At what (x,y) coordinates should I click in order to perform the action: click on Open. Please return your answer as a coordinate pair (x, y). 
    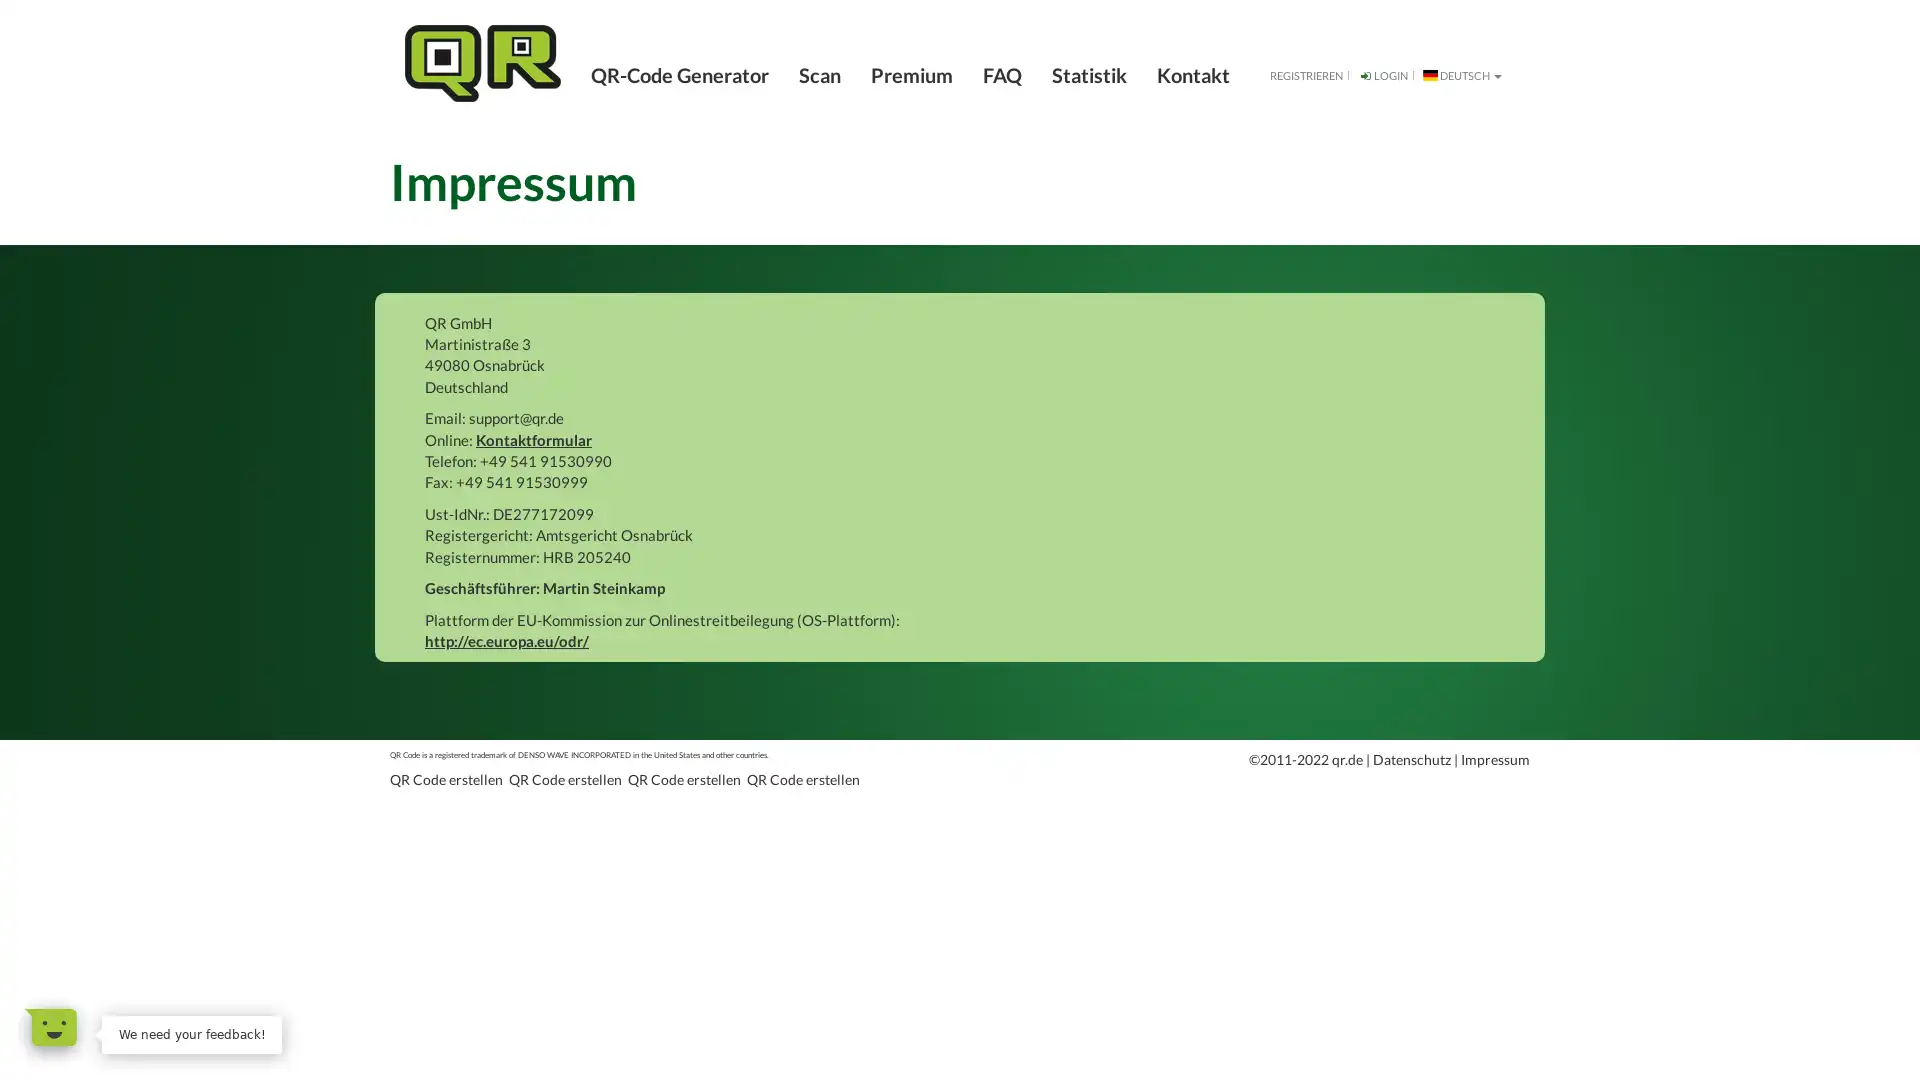
    Looking at the image, I should click on (51, 1026).